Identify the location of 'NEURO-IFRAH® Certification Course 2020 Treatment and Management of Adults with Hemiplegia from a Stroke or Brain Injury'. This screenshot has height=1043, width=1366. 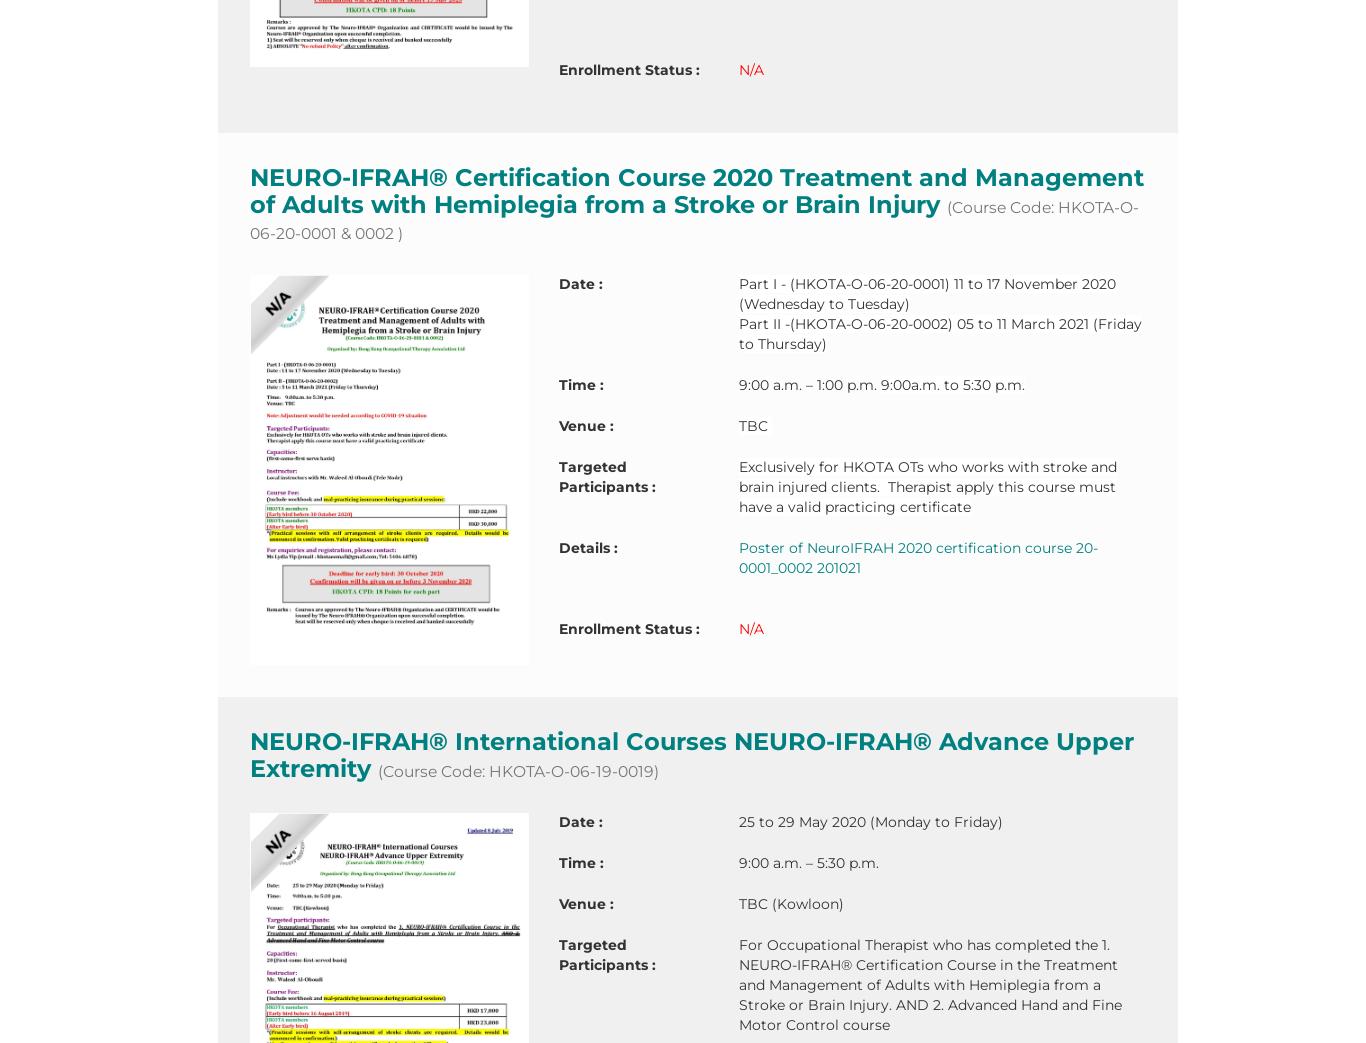
(696, 189).